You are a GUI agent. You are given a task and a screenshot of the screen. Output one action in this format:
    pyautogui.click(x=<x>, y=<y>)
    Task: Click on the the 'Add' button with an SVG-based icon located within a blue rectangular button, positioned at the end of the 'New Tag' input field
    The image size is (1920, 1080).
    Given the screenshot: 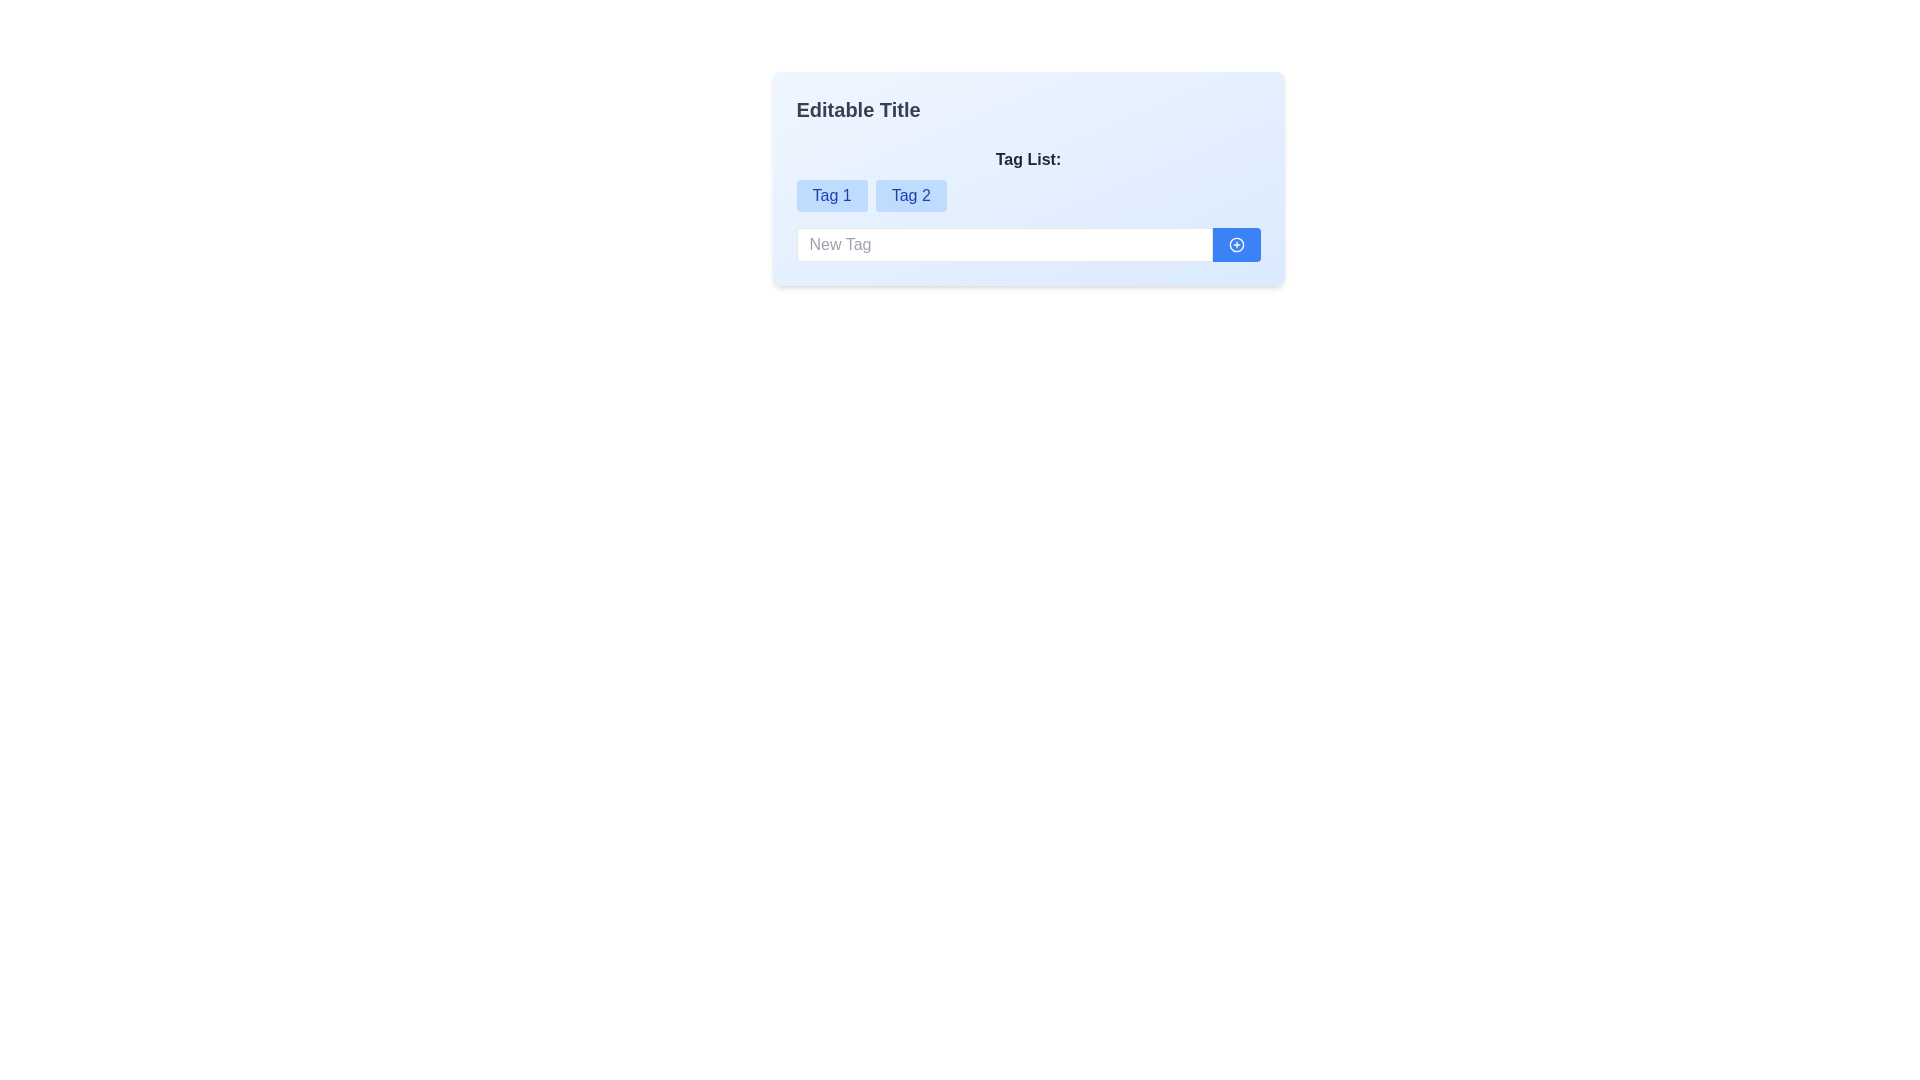 What is the action you would take?
    pyautogui.click(x=1235, y=244)
    